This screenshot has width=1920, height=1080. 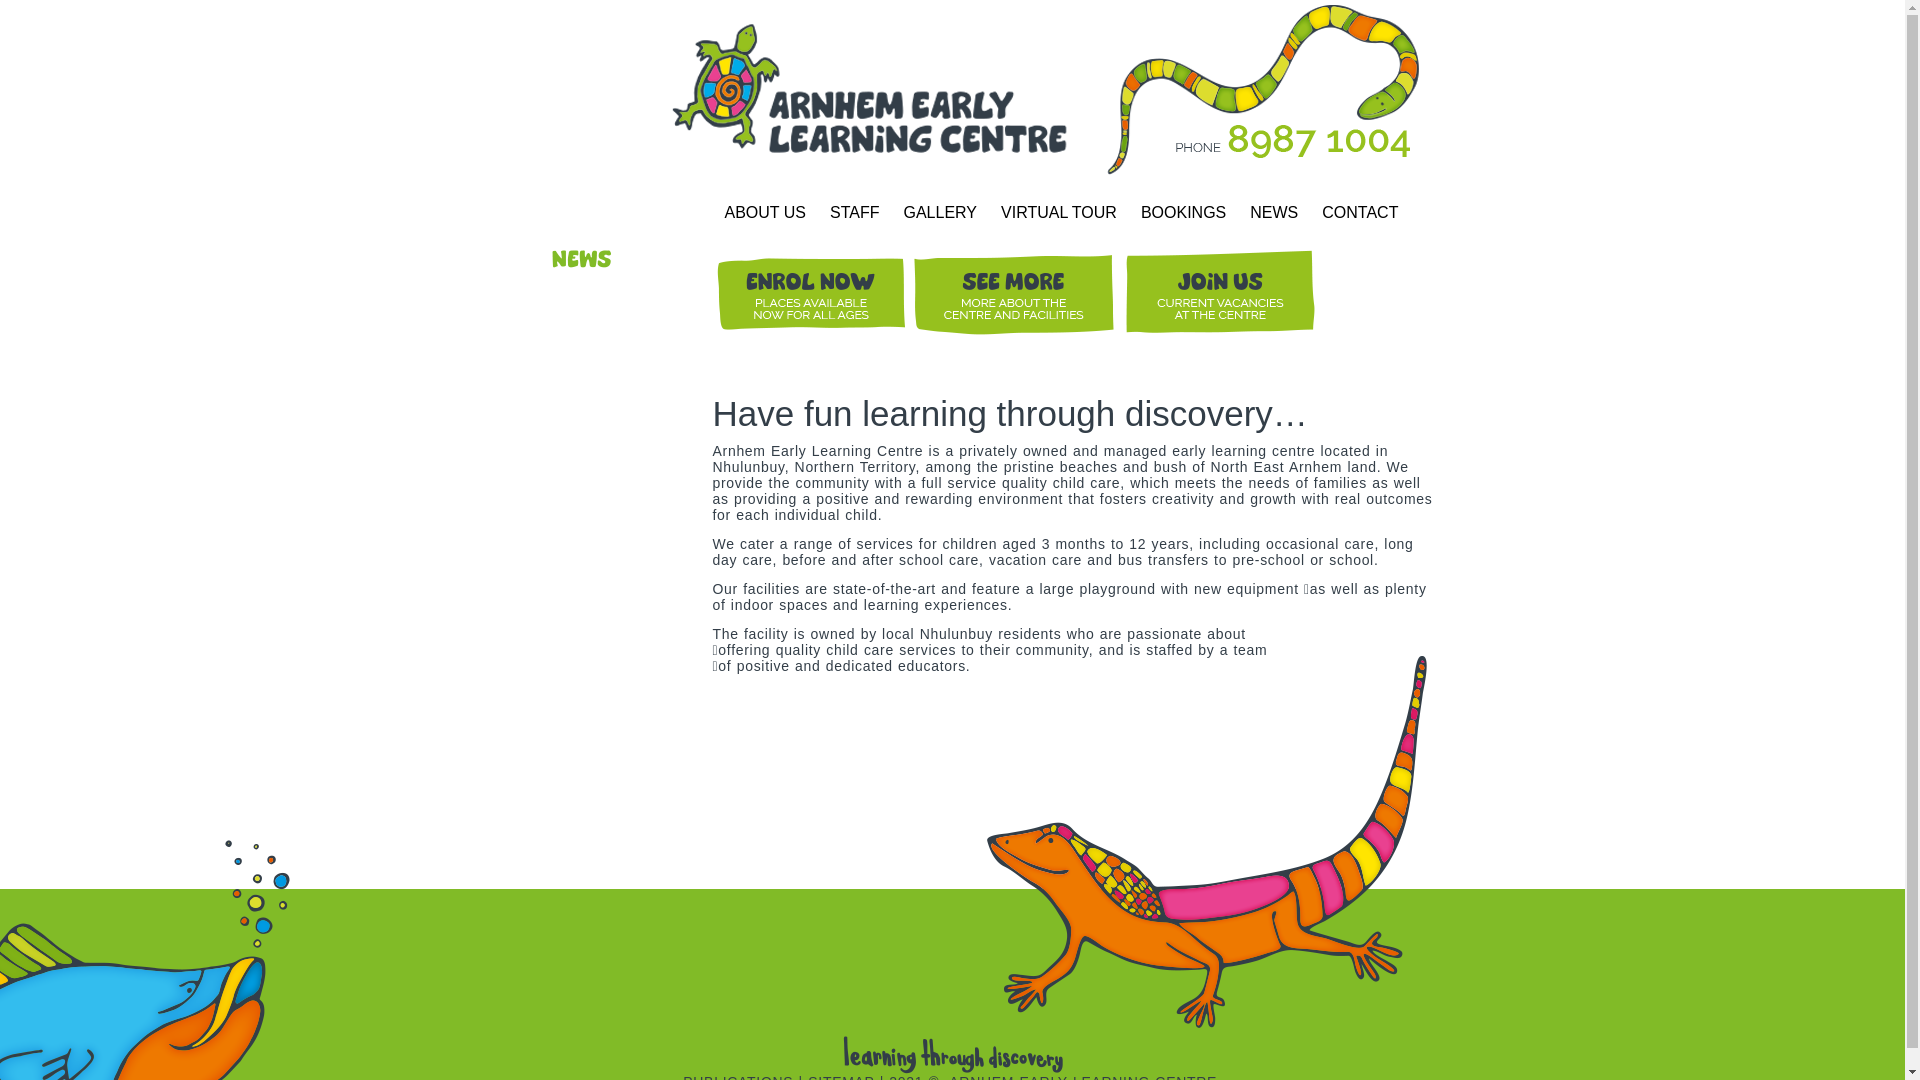 What do you see at coordinates (1183, 212) in the screenshot?
I see `'BOOKINGS'` at bounding box center [1183, 212].